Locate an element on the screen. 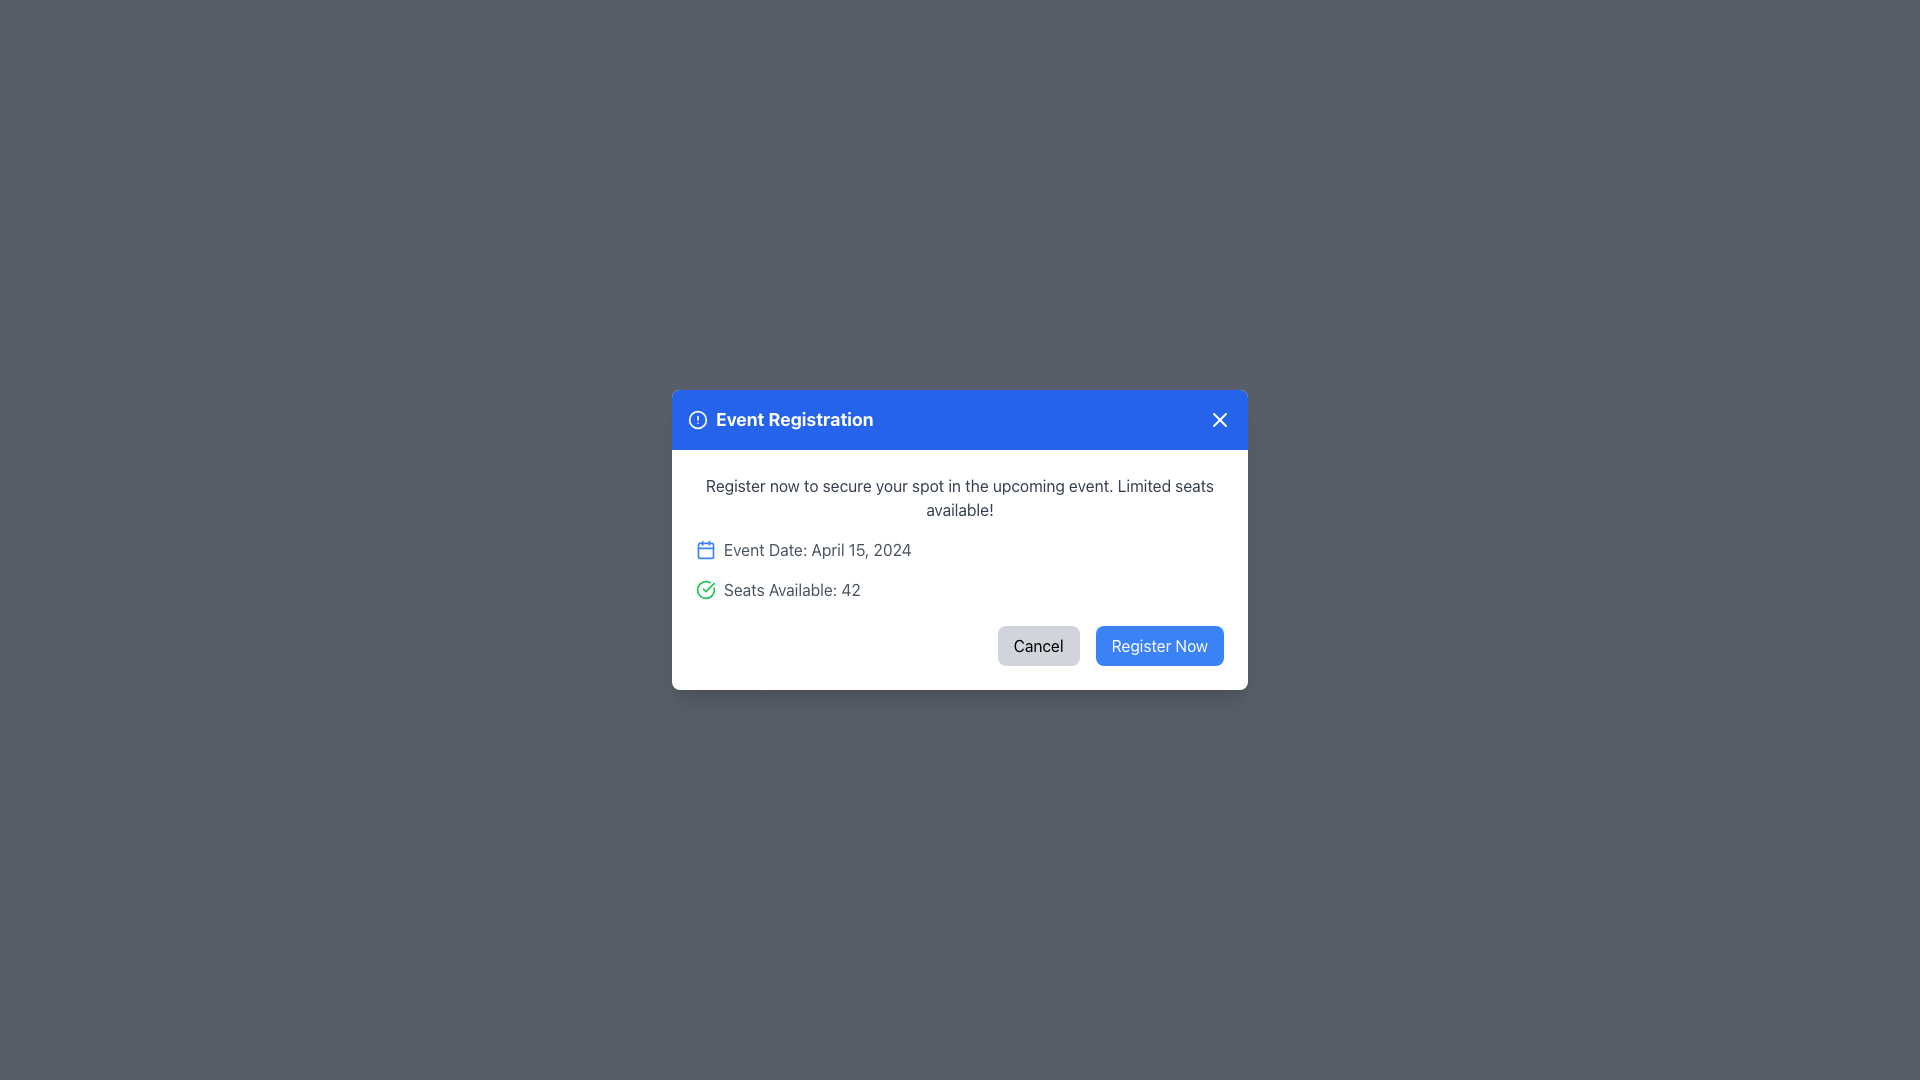  text label located in the 'Event Registration' modal, which informs the user about event registration and encourages immediate action due to limited availability is located at coordinates (960, 496).